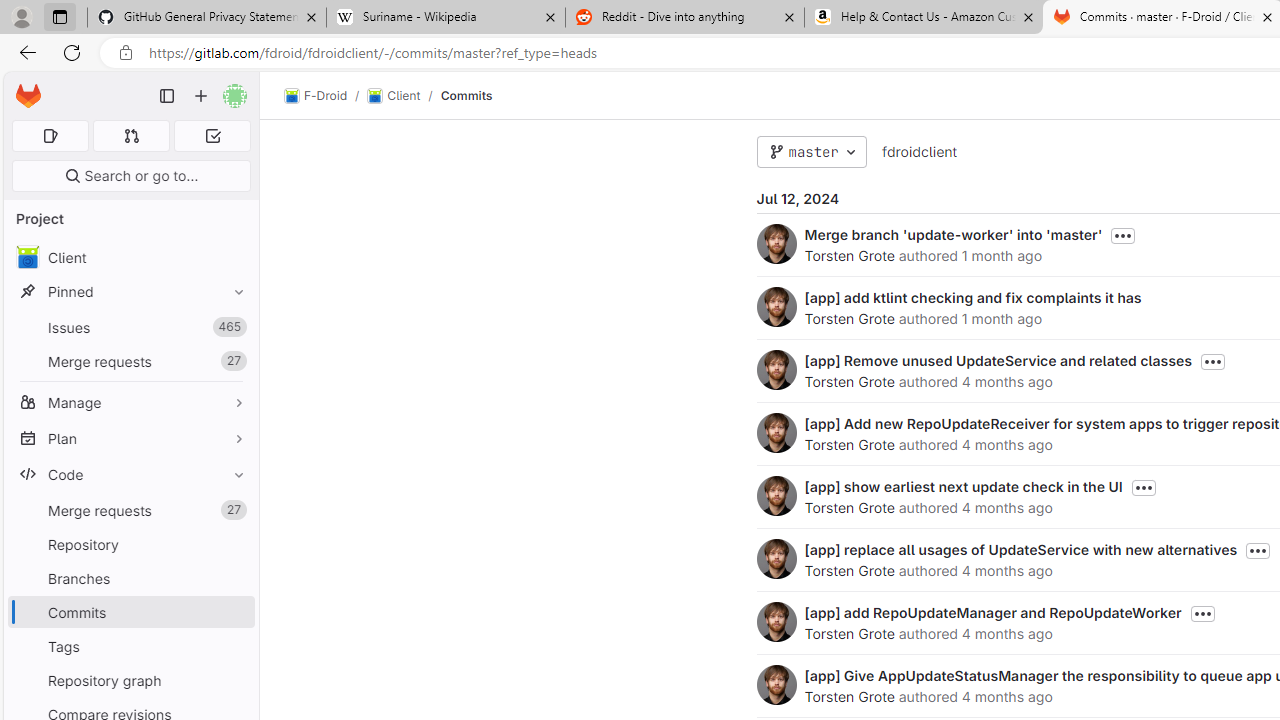 The width and height of the screenshot is (1280, 720). I want to click on '[app] add ktlint checking and fix complaints it has', so click(972, 297).